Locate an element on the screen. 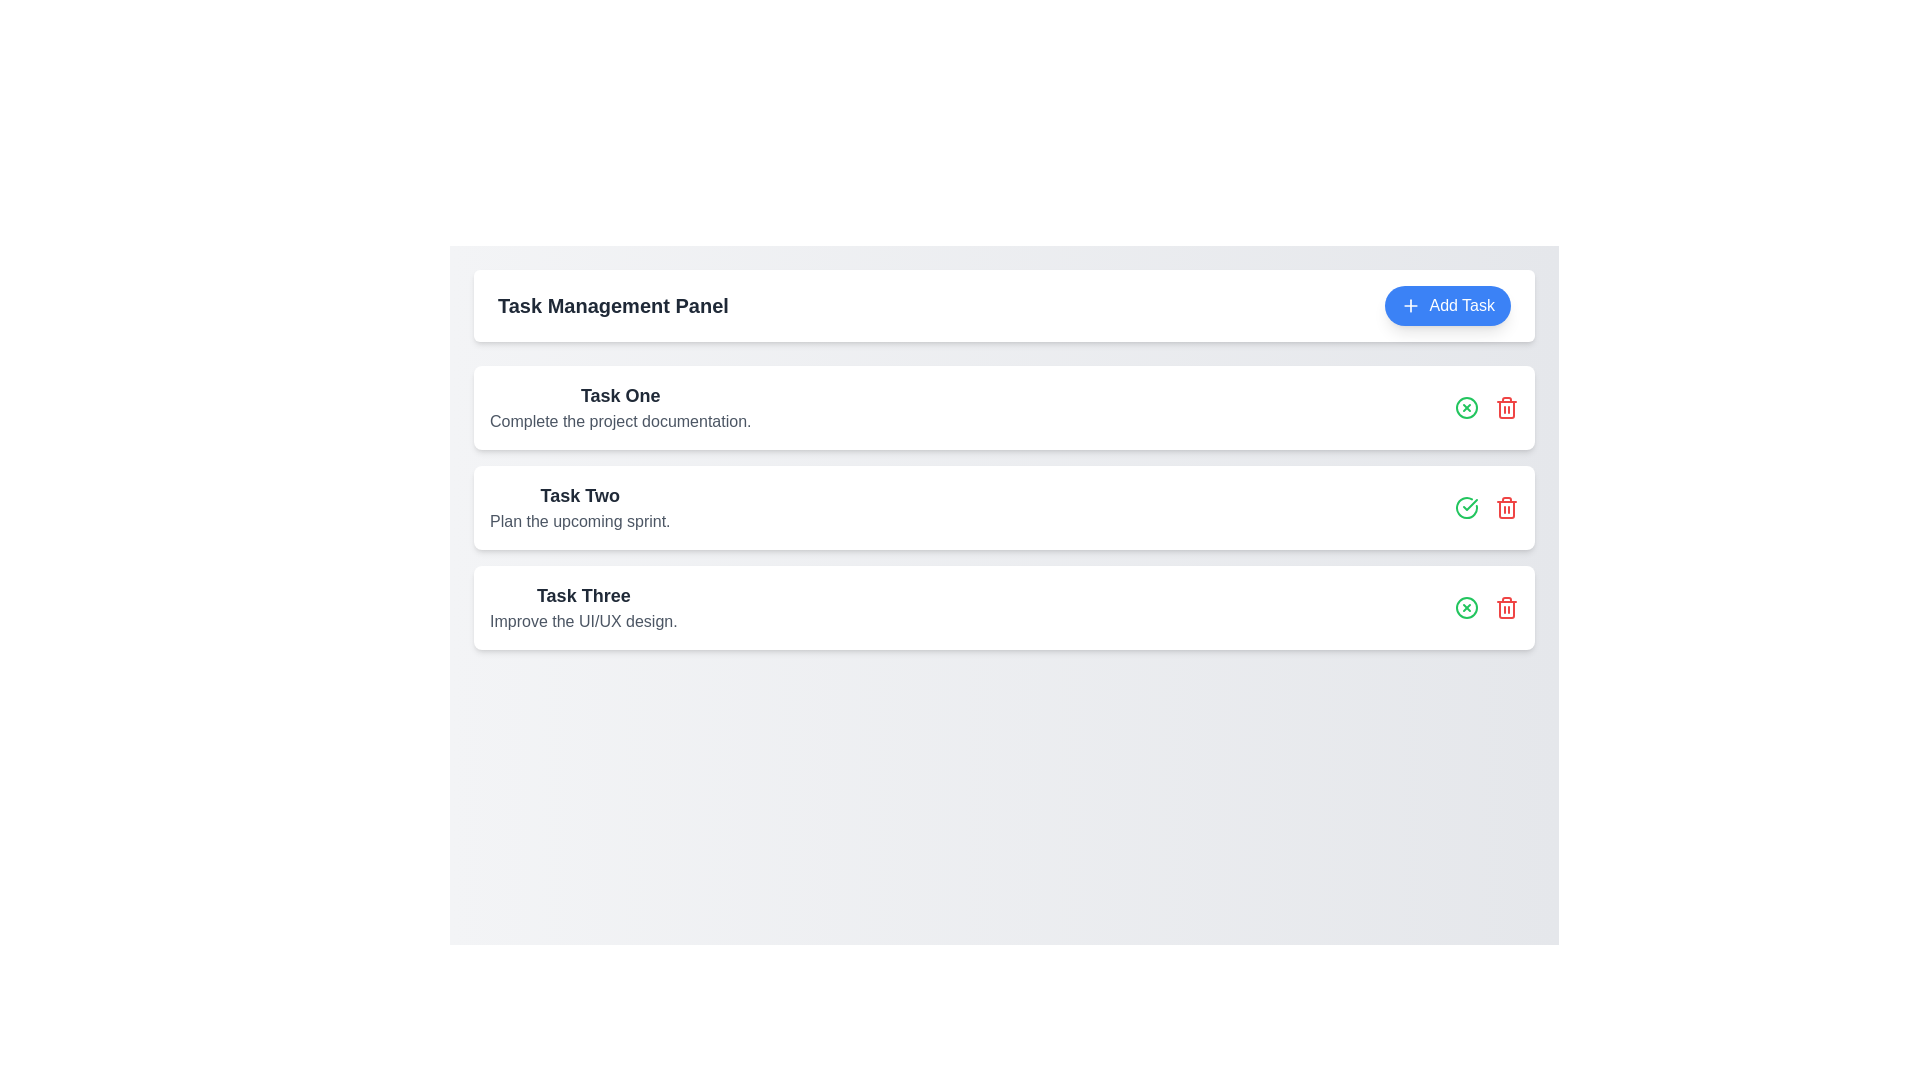  the third card is located at coordinates (1004, 607).